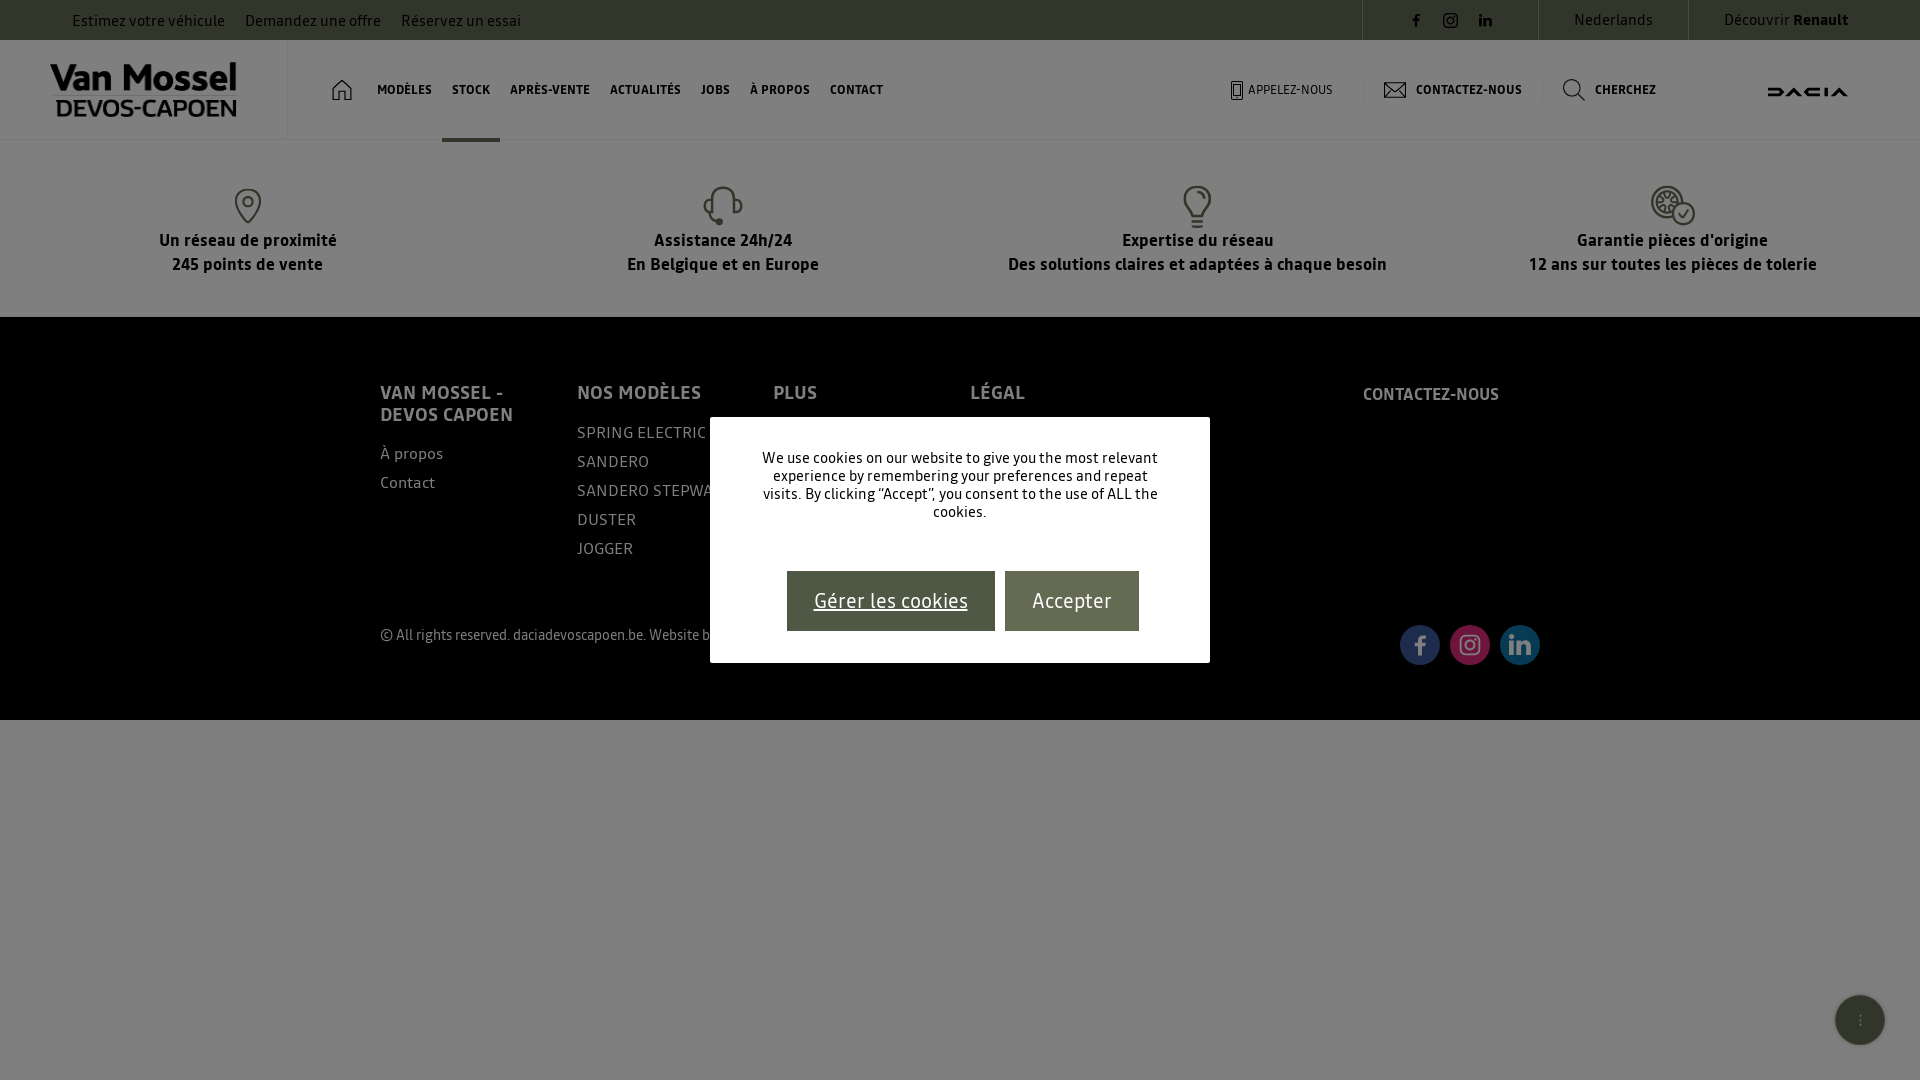 The width and height of the screenshot is (1920, 1080). Describe the element at coordinates (1452, 88) in the screenshot. I see `'CONTACTEZ-NOUS'` at that location.